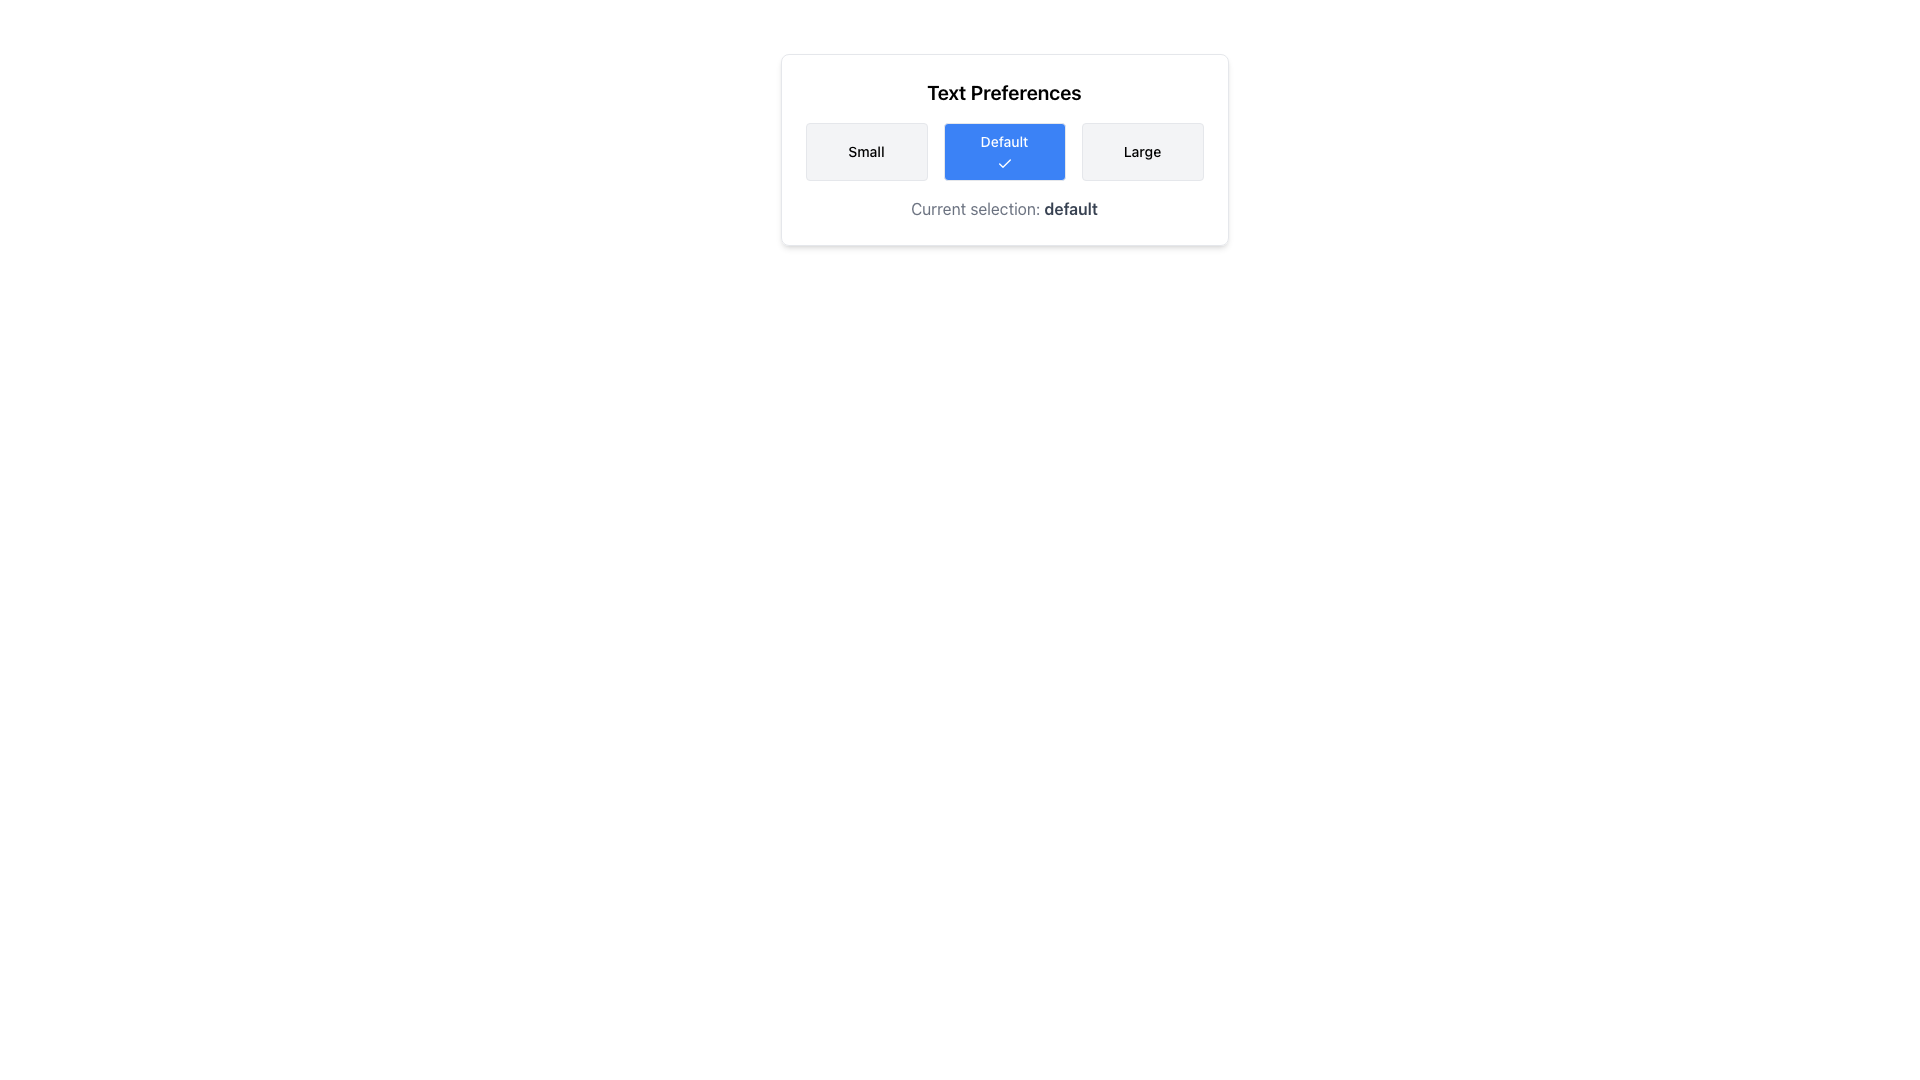  I want to click on text from the label that indicates the current size selection for the 'Default' button, located at the center of the blue square button in the 'Text Preferences' section, so click(1004, 141).